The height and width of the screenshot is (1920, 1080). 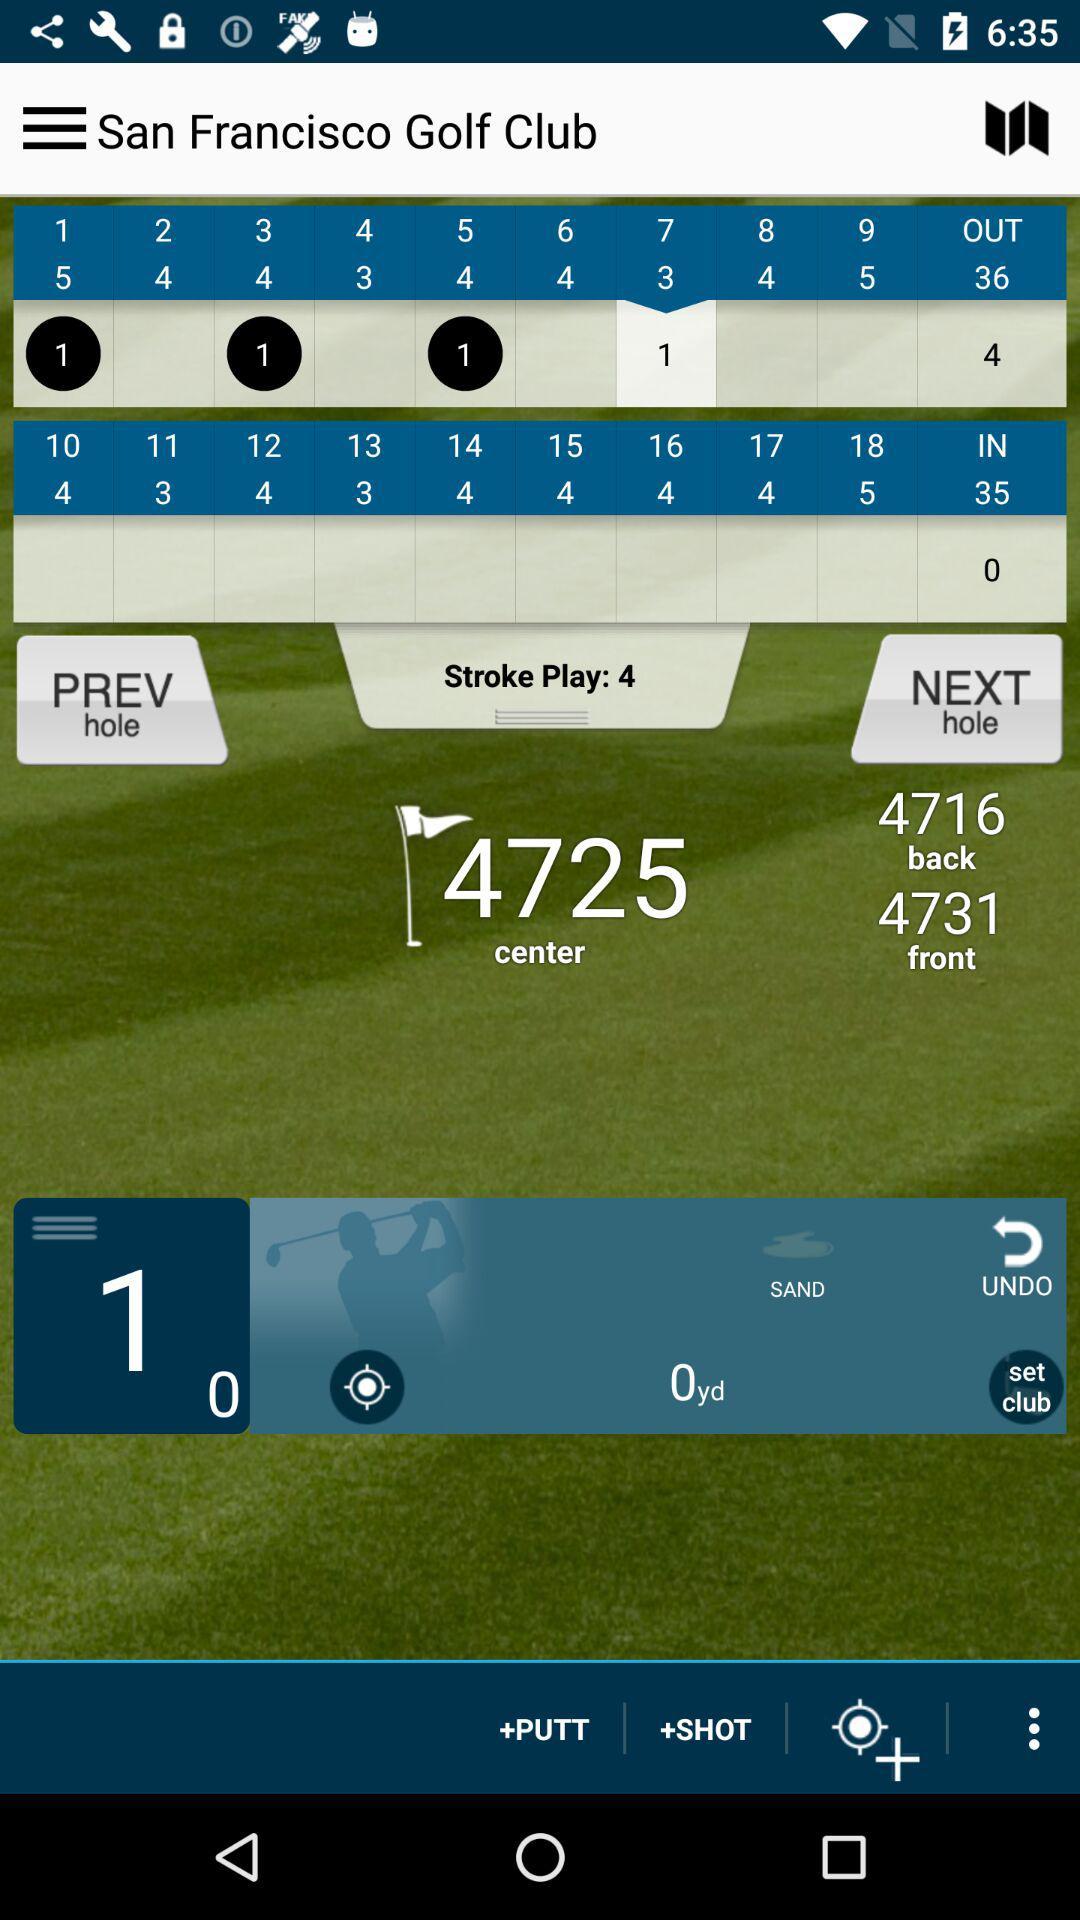 What do you see at coordinates (940, 697) in the screenshot?
I see `the next item` at bounding box center [940, 697].